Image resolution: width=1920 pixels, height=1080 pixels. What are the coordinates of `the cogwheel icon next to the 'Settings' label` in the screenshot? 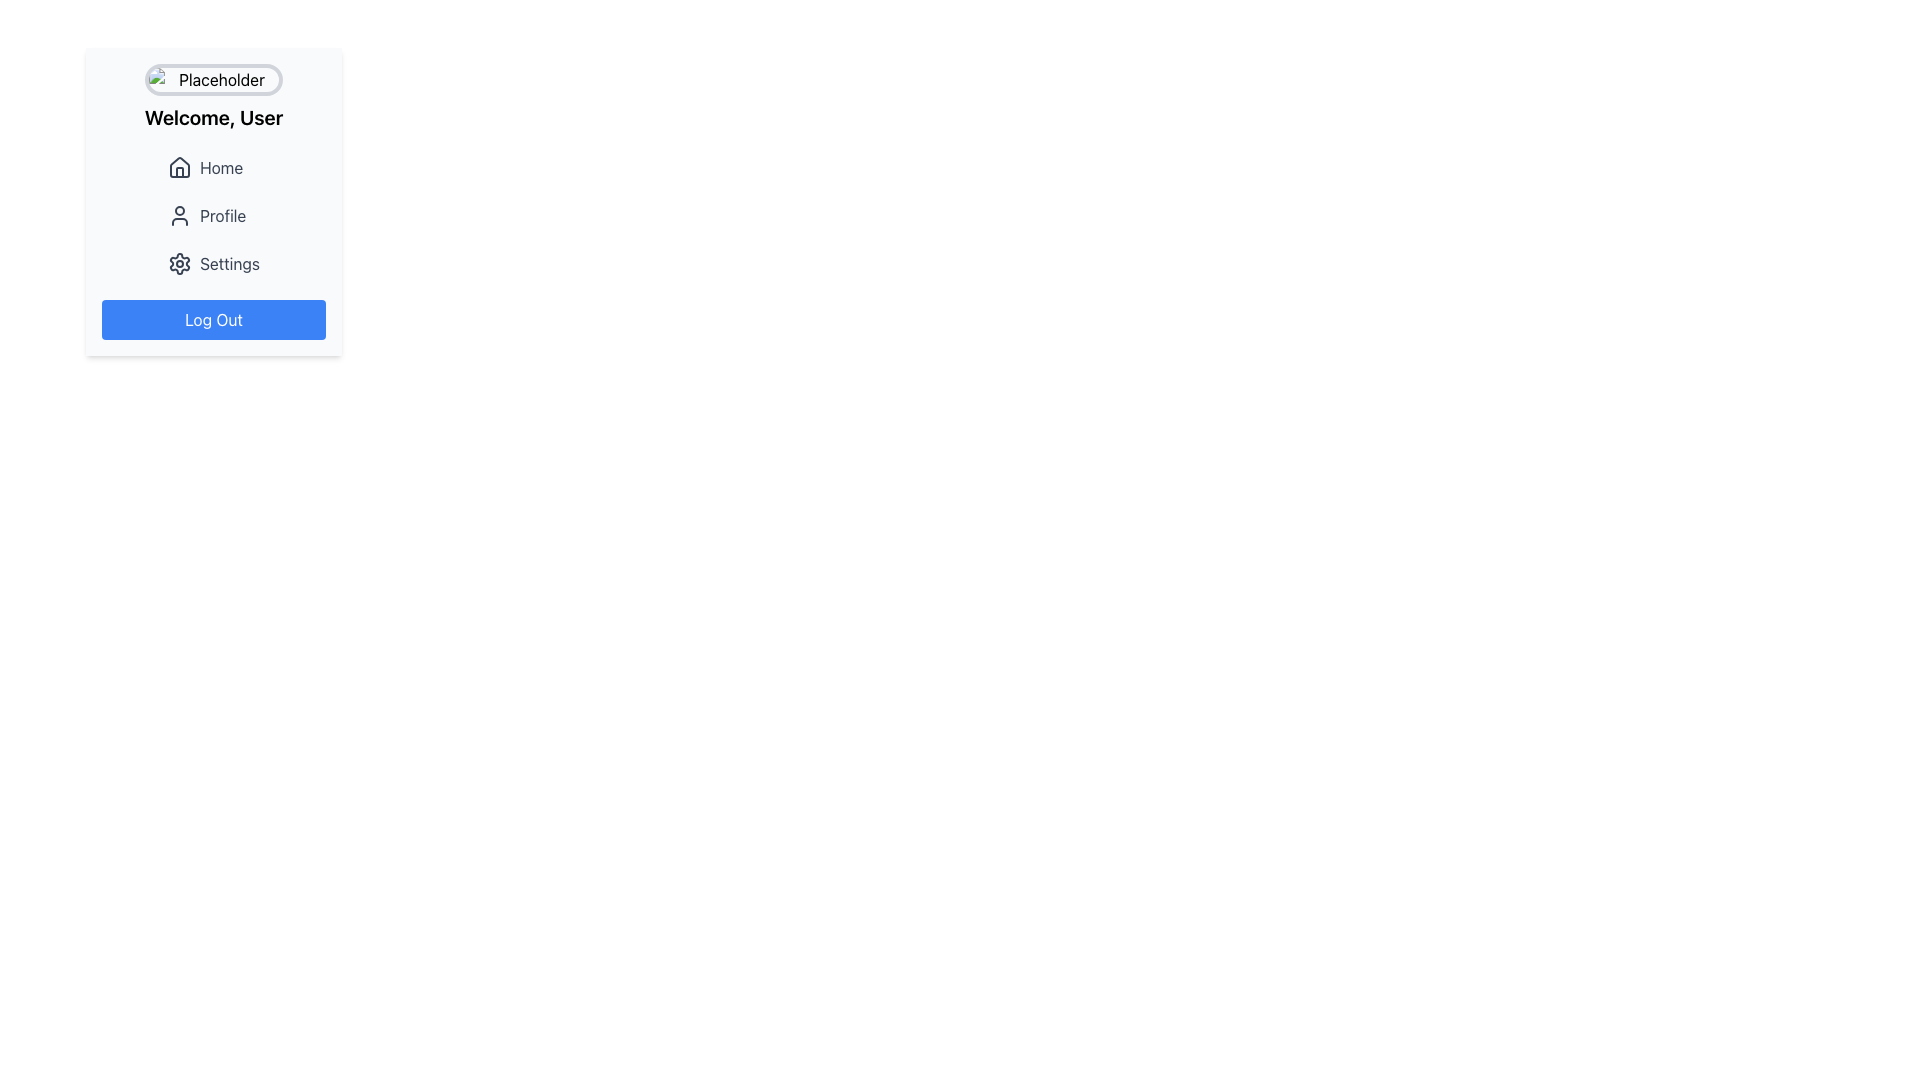 It's located at (180, 262).